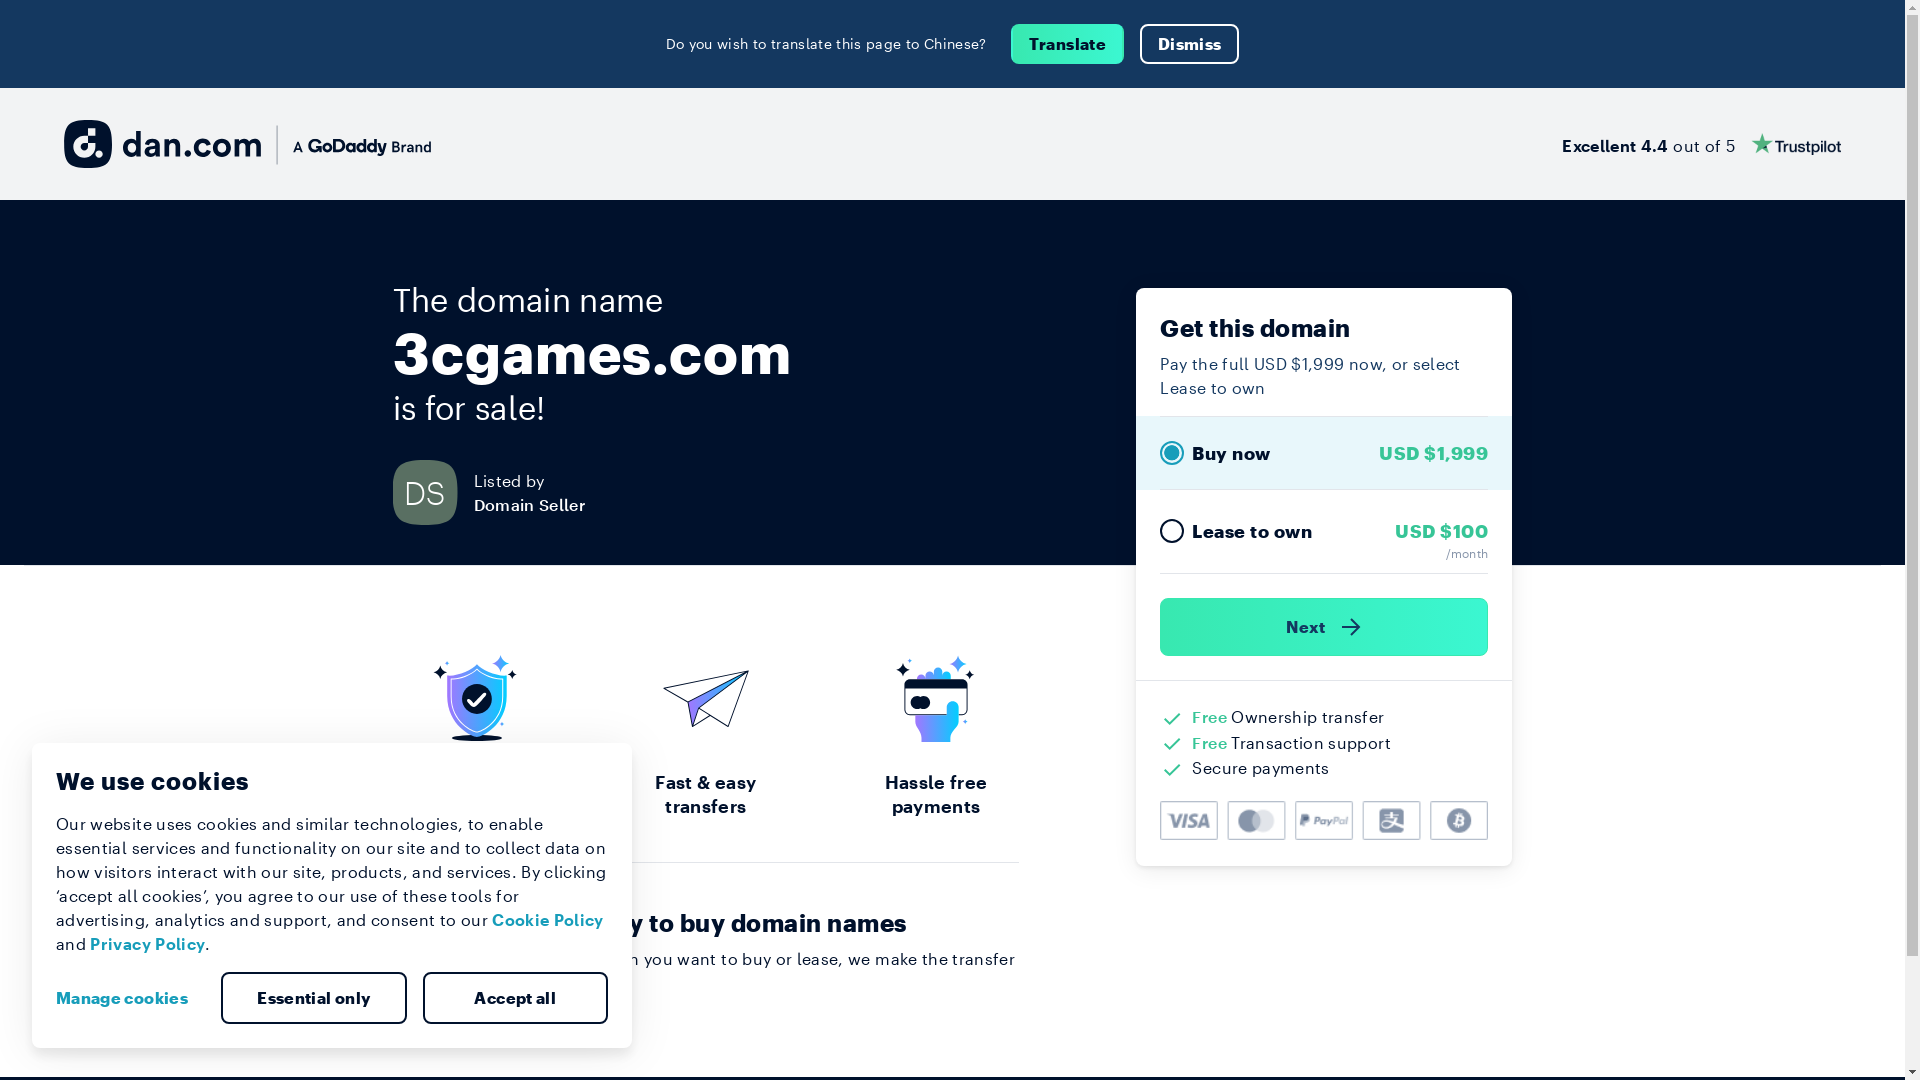  Describe the element at coordinates (1189, 43) in the screenshot. I see `'Dismiss'` at that location.